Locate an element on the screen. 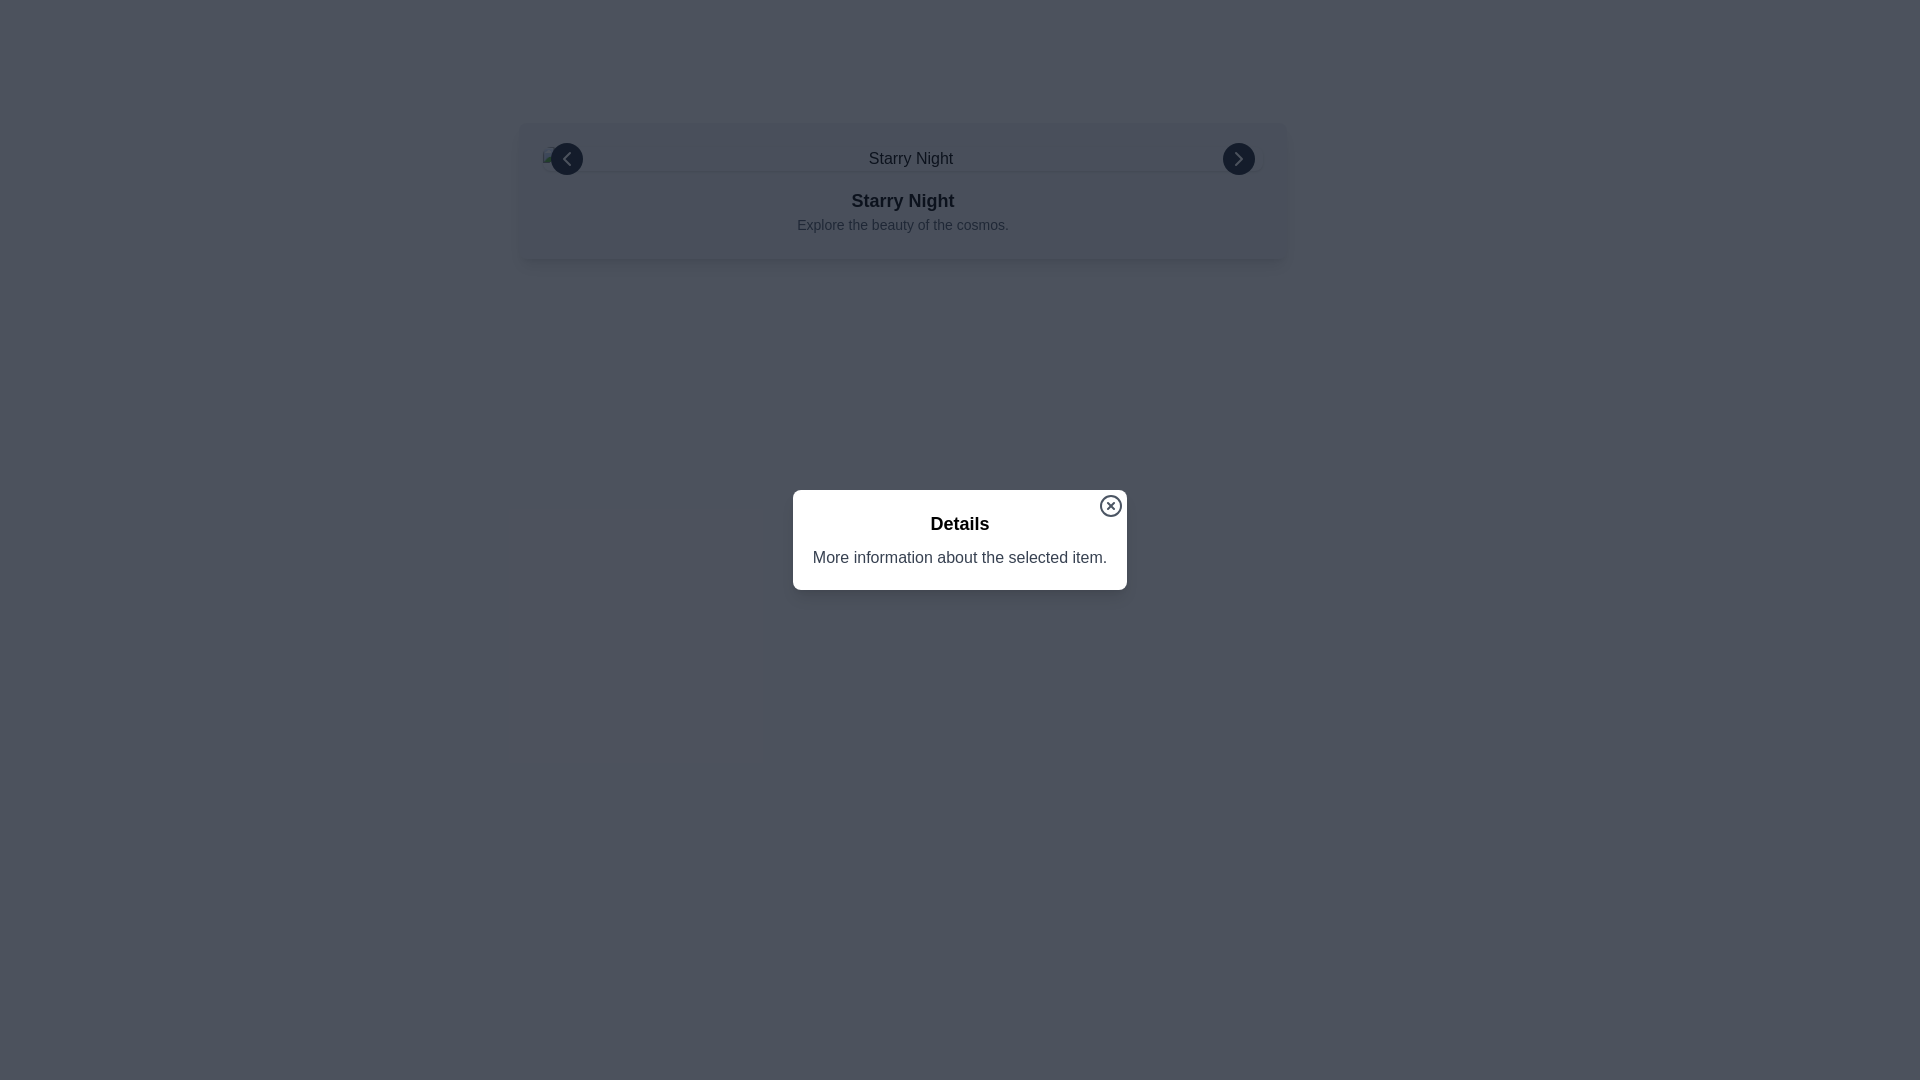  the close button located in the top-right corner of the modal window is located at coordinates (1110, 504).